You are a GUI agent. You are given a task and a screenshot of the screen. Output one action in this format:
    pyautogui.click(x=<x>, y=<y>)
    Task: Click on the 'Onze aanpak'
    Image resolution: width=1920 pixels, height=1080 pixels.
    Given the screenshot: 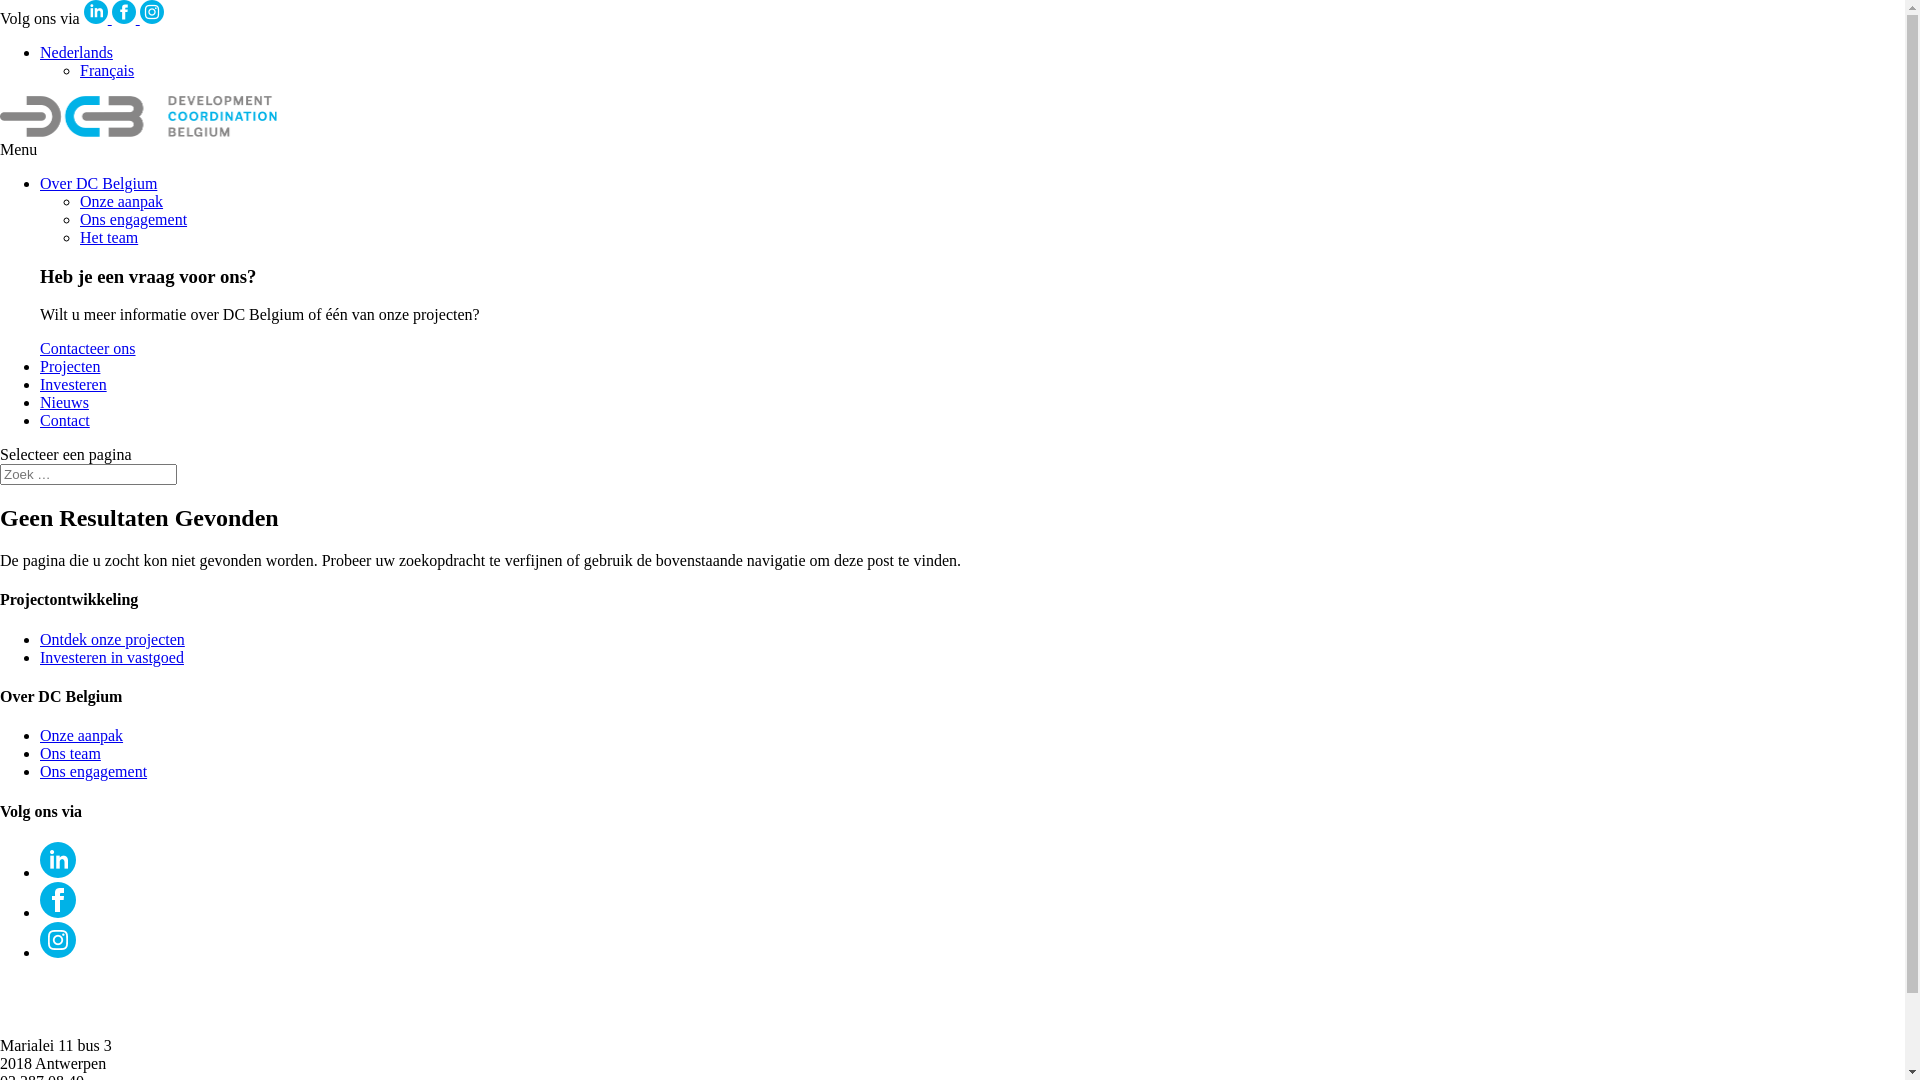 What is the action you would take?
    pyautogui.click(x=120, y=201)
    